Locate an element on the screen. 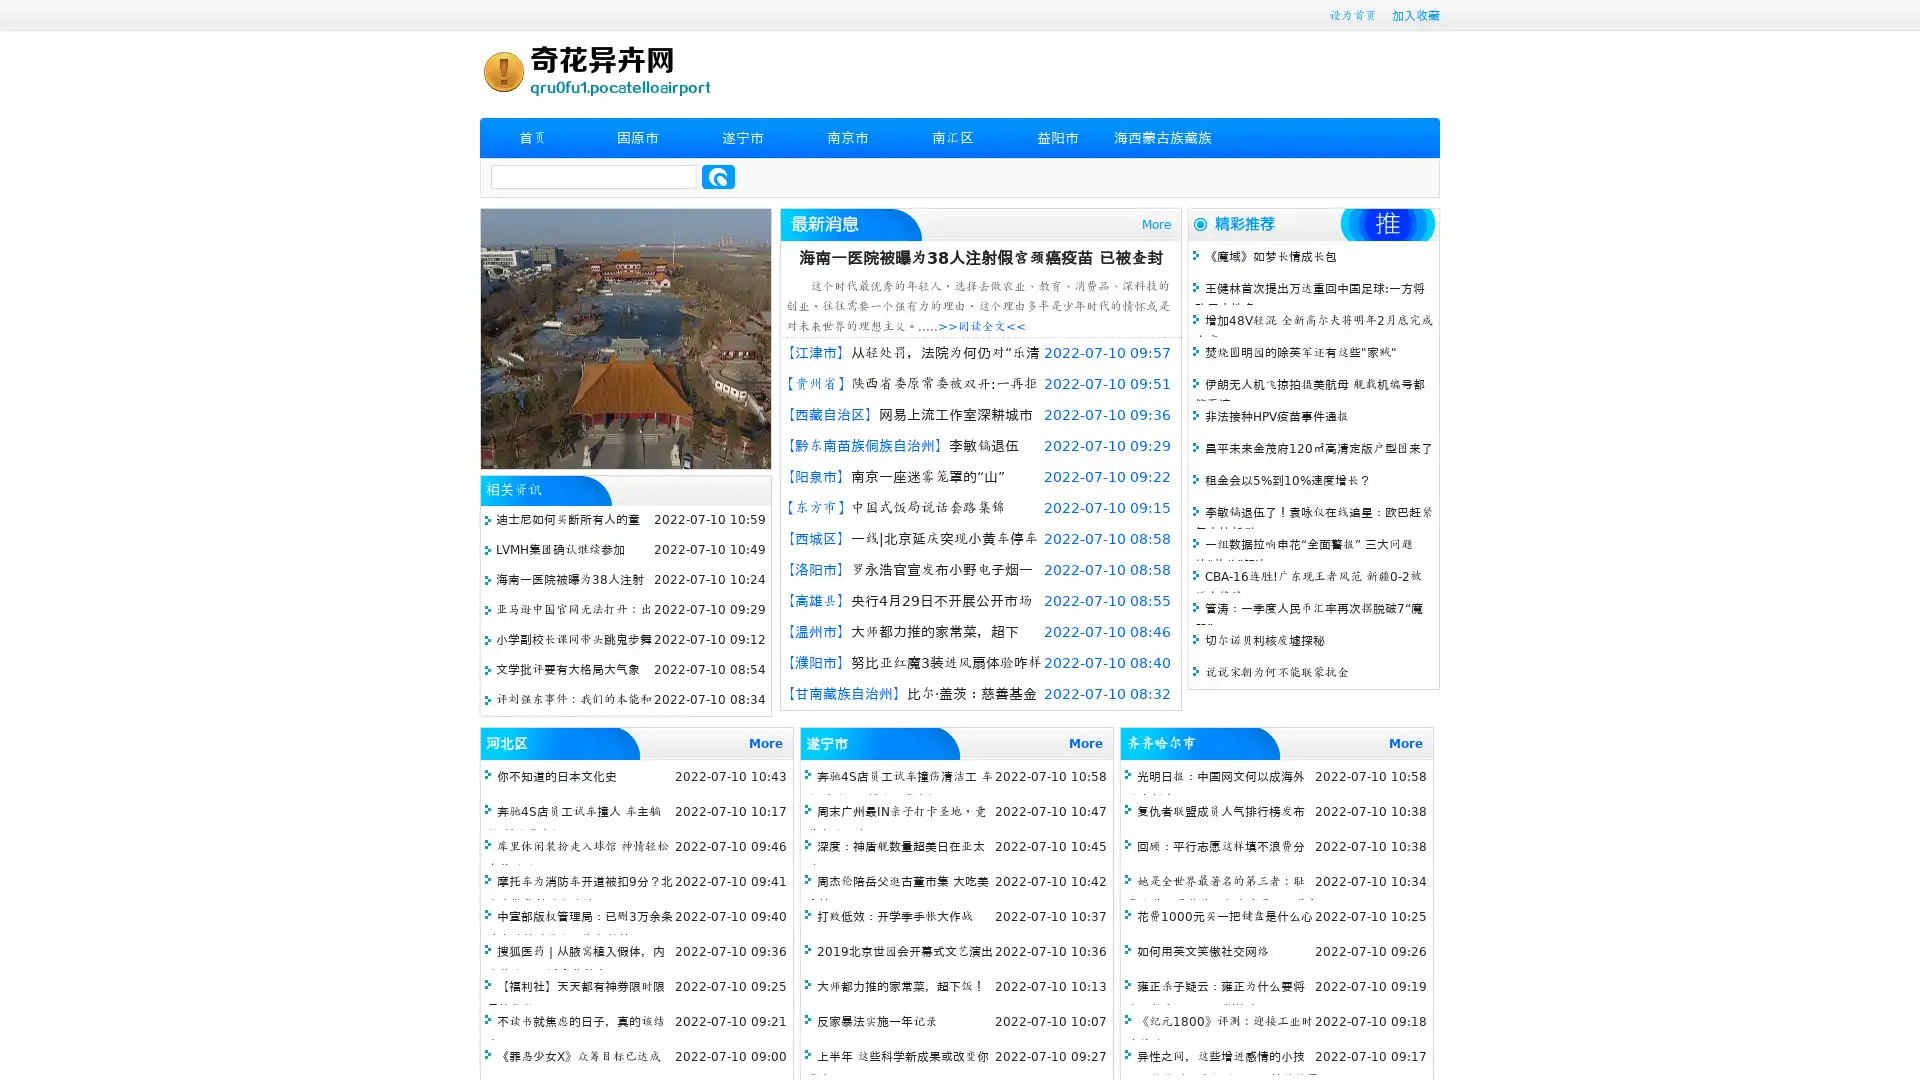  Search is located at coordinates (718, 176).